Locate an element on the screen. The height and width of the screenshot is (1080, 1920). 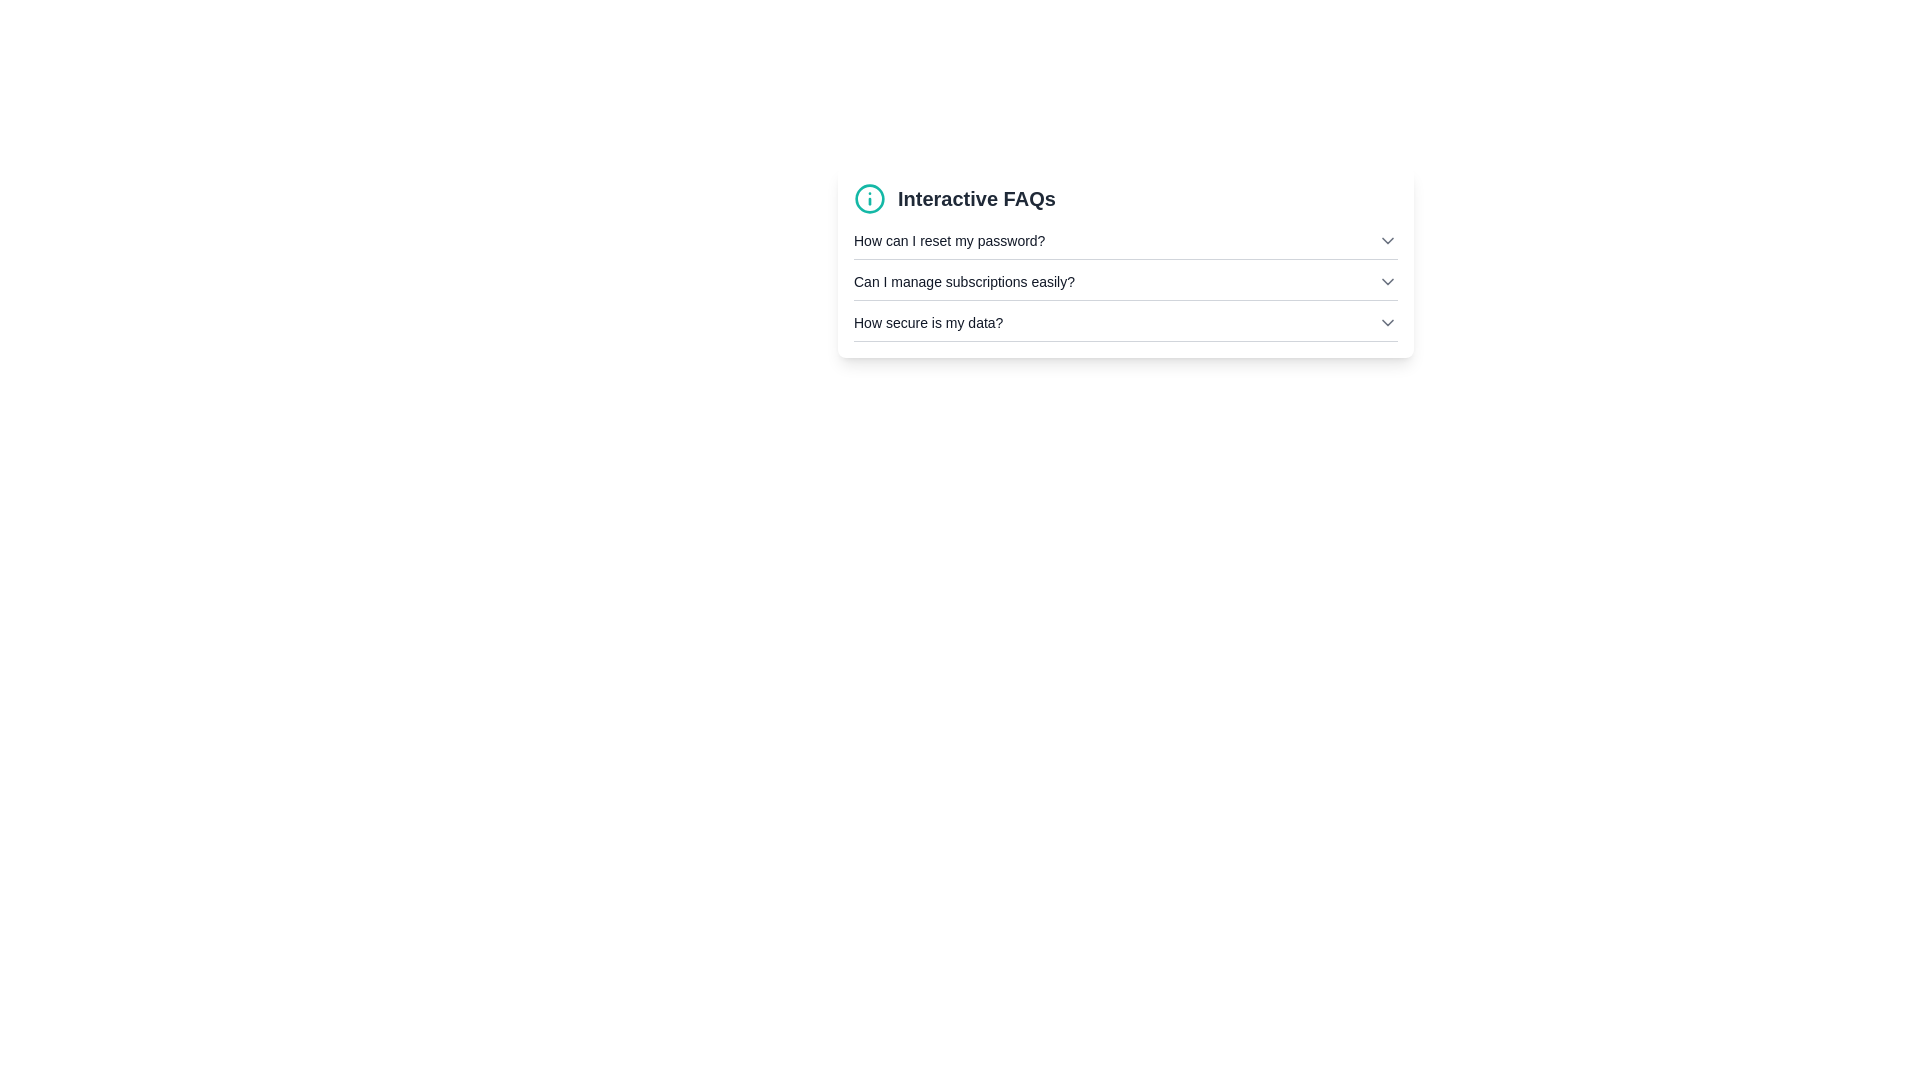
the teal circular SVG element located to the left of the 'Interactive FAQs' text label at the top of the help section is located at coordinates (869, 199).